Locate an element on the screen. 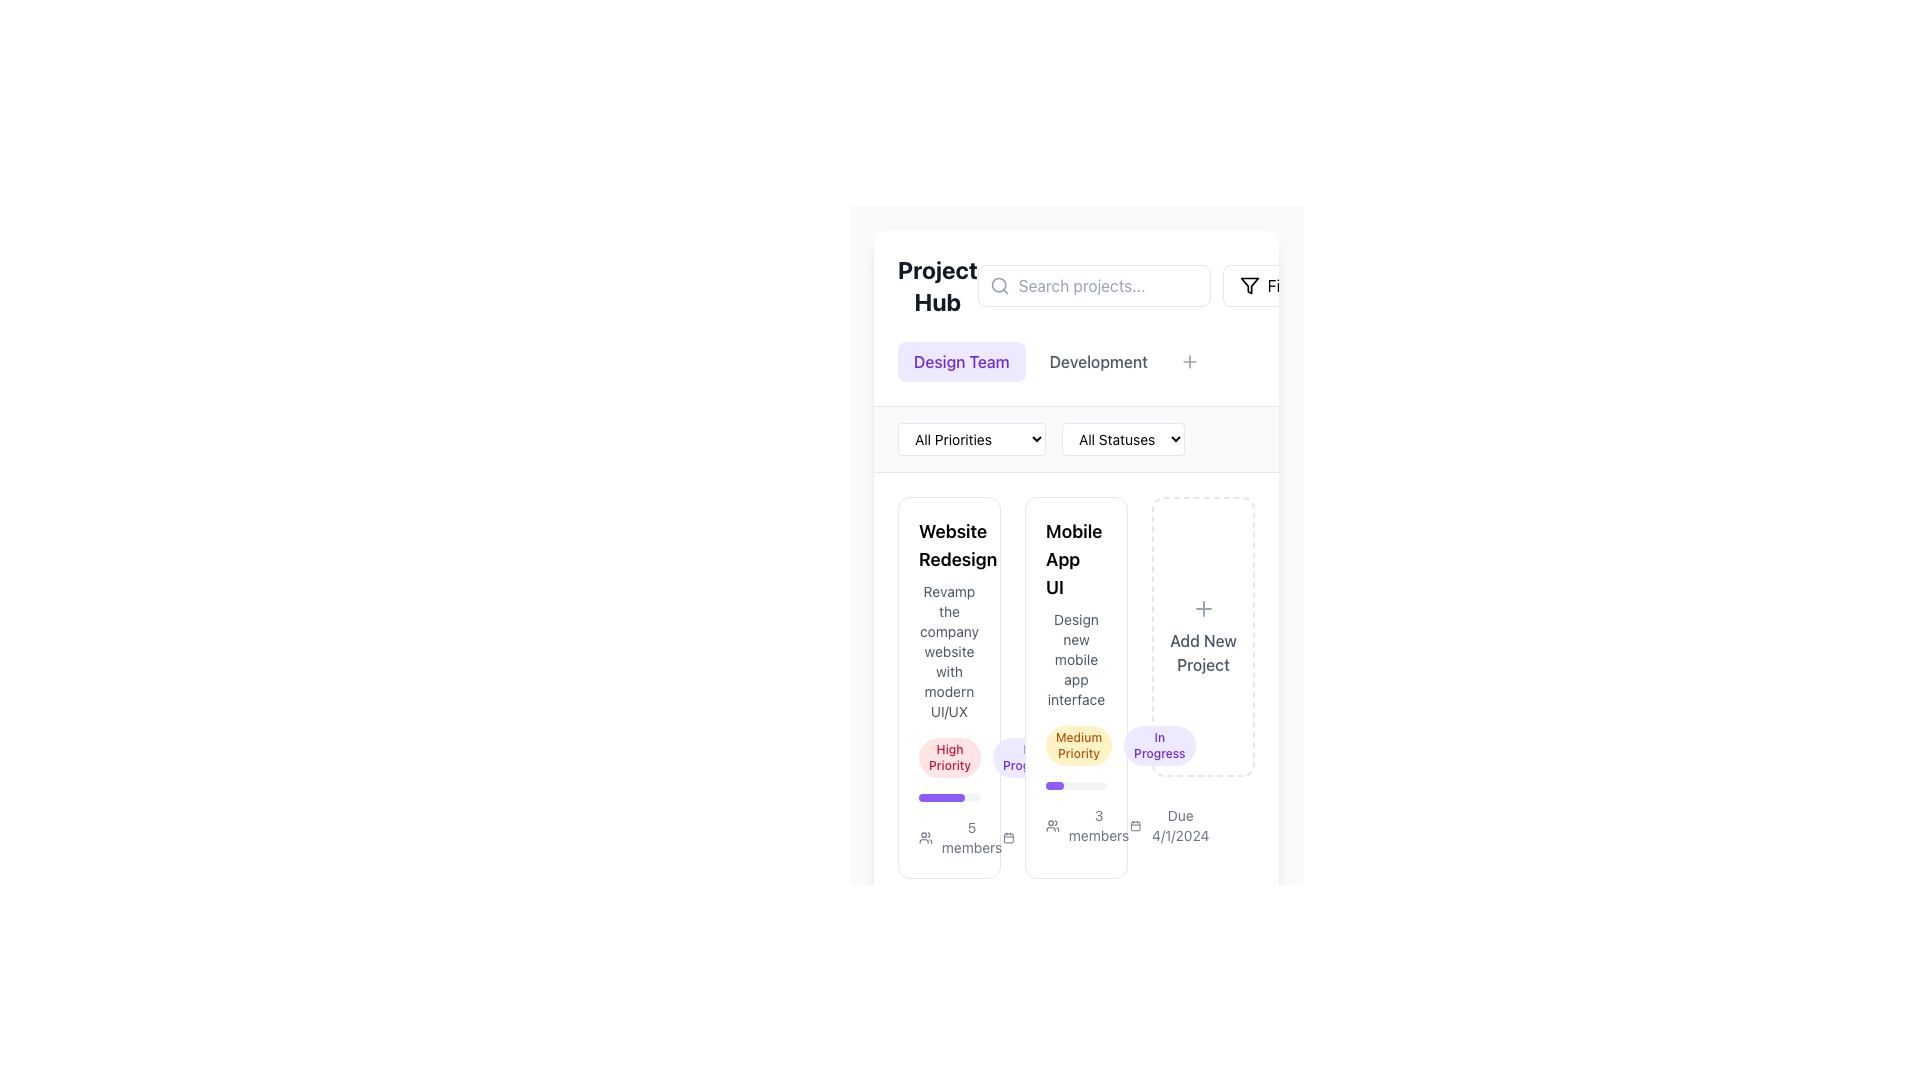  the button located in the upper left section of the interface is located at coordinates (961, 362).